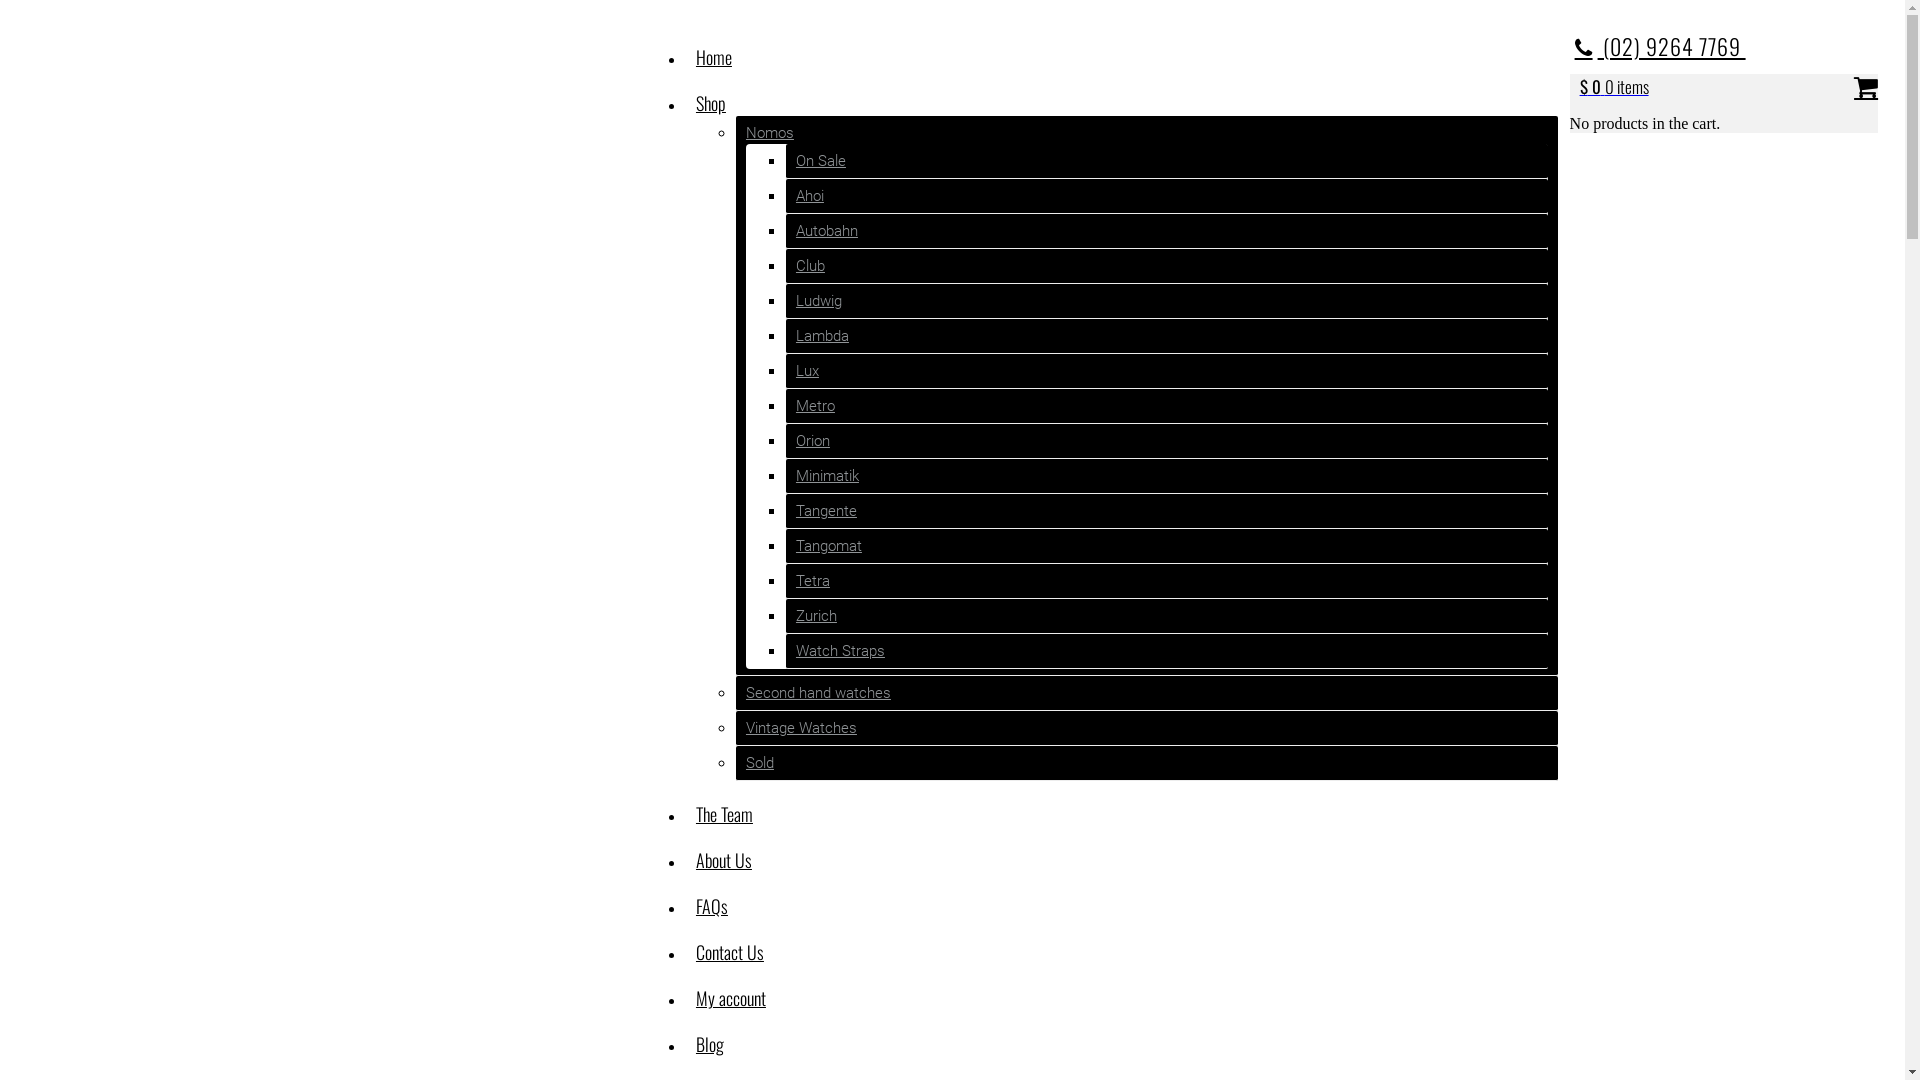 This screenshot has height=1080, width=1920. What do you see at coordinates (807, 370) in the screenshot?
I see `'Lux'` at bounding box center [807, 370].